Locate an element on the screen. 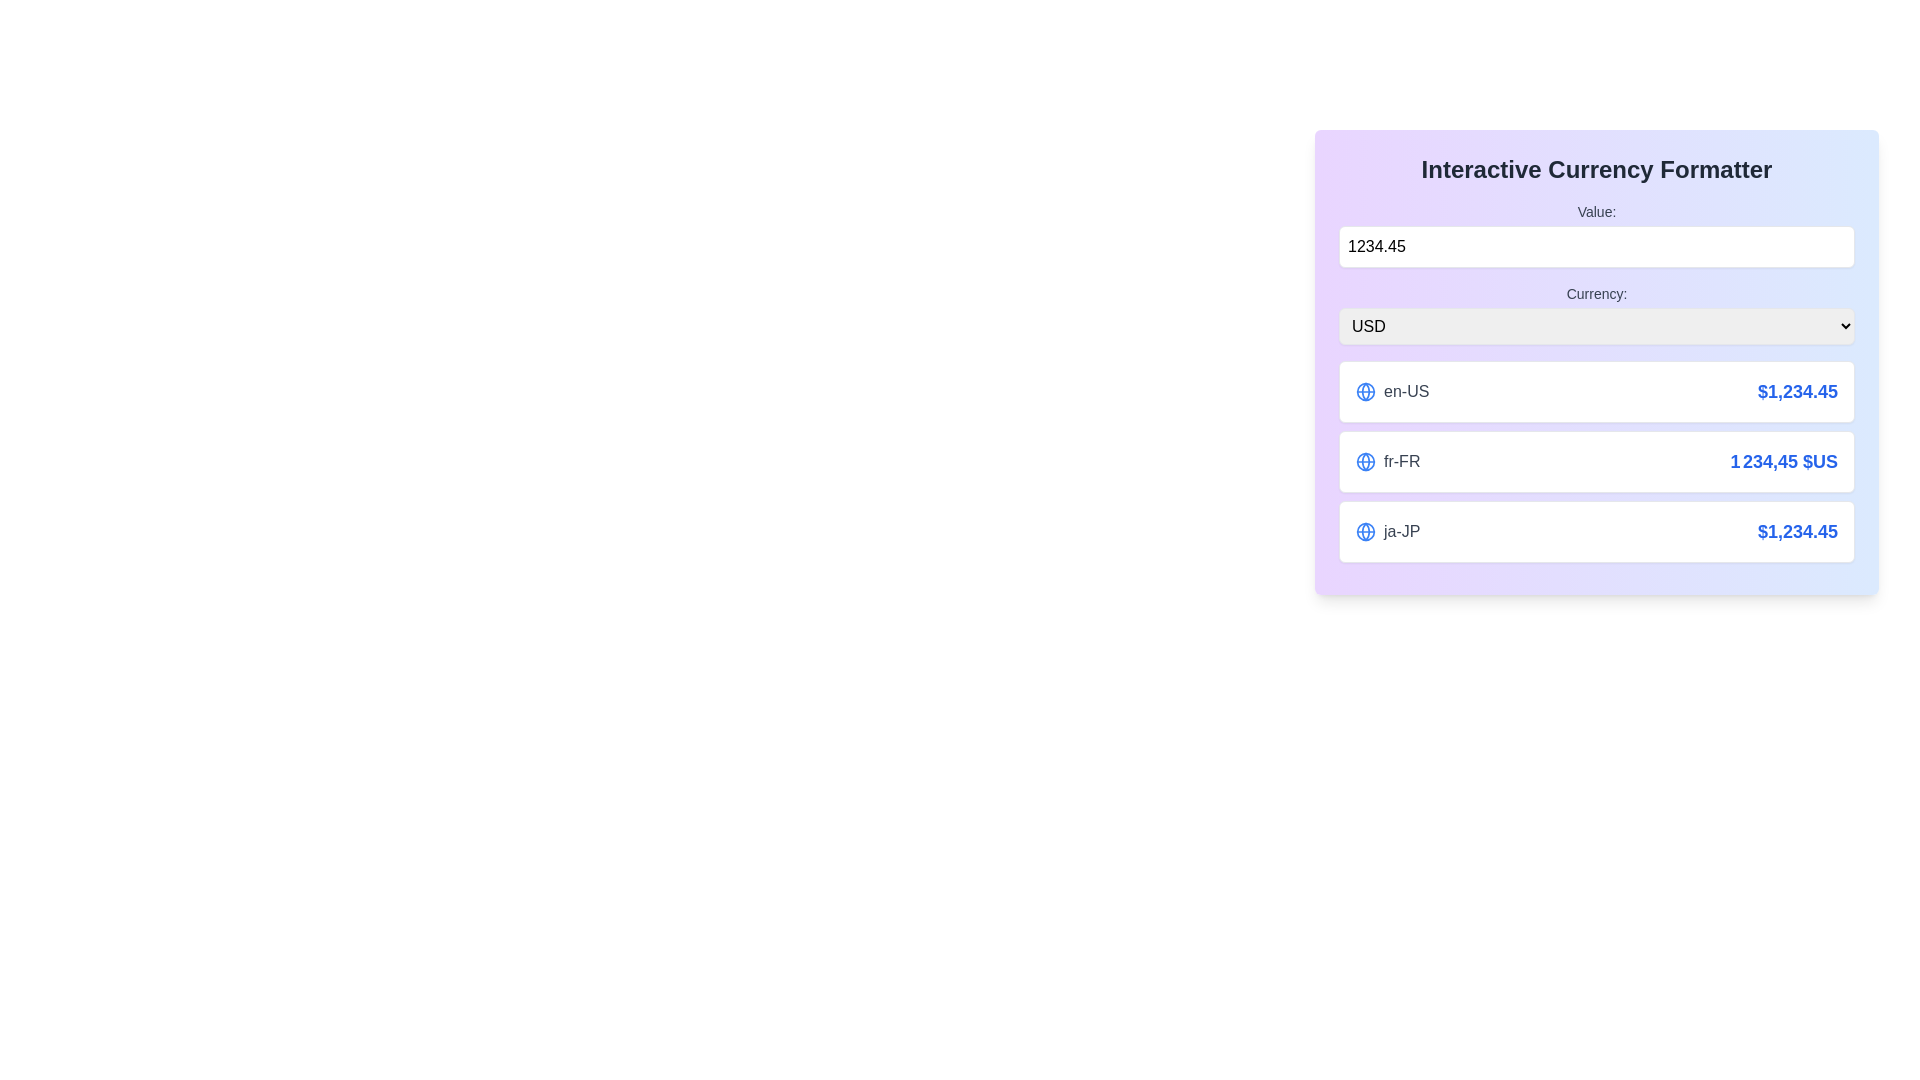 This screenshot has height=1080, width=1920. the static text label displaying 'Currency:', which is positioned above the dropdown menu for currency options is located at coordinates (1596, 293).